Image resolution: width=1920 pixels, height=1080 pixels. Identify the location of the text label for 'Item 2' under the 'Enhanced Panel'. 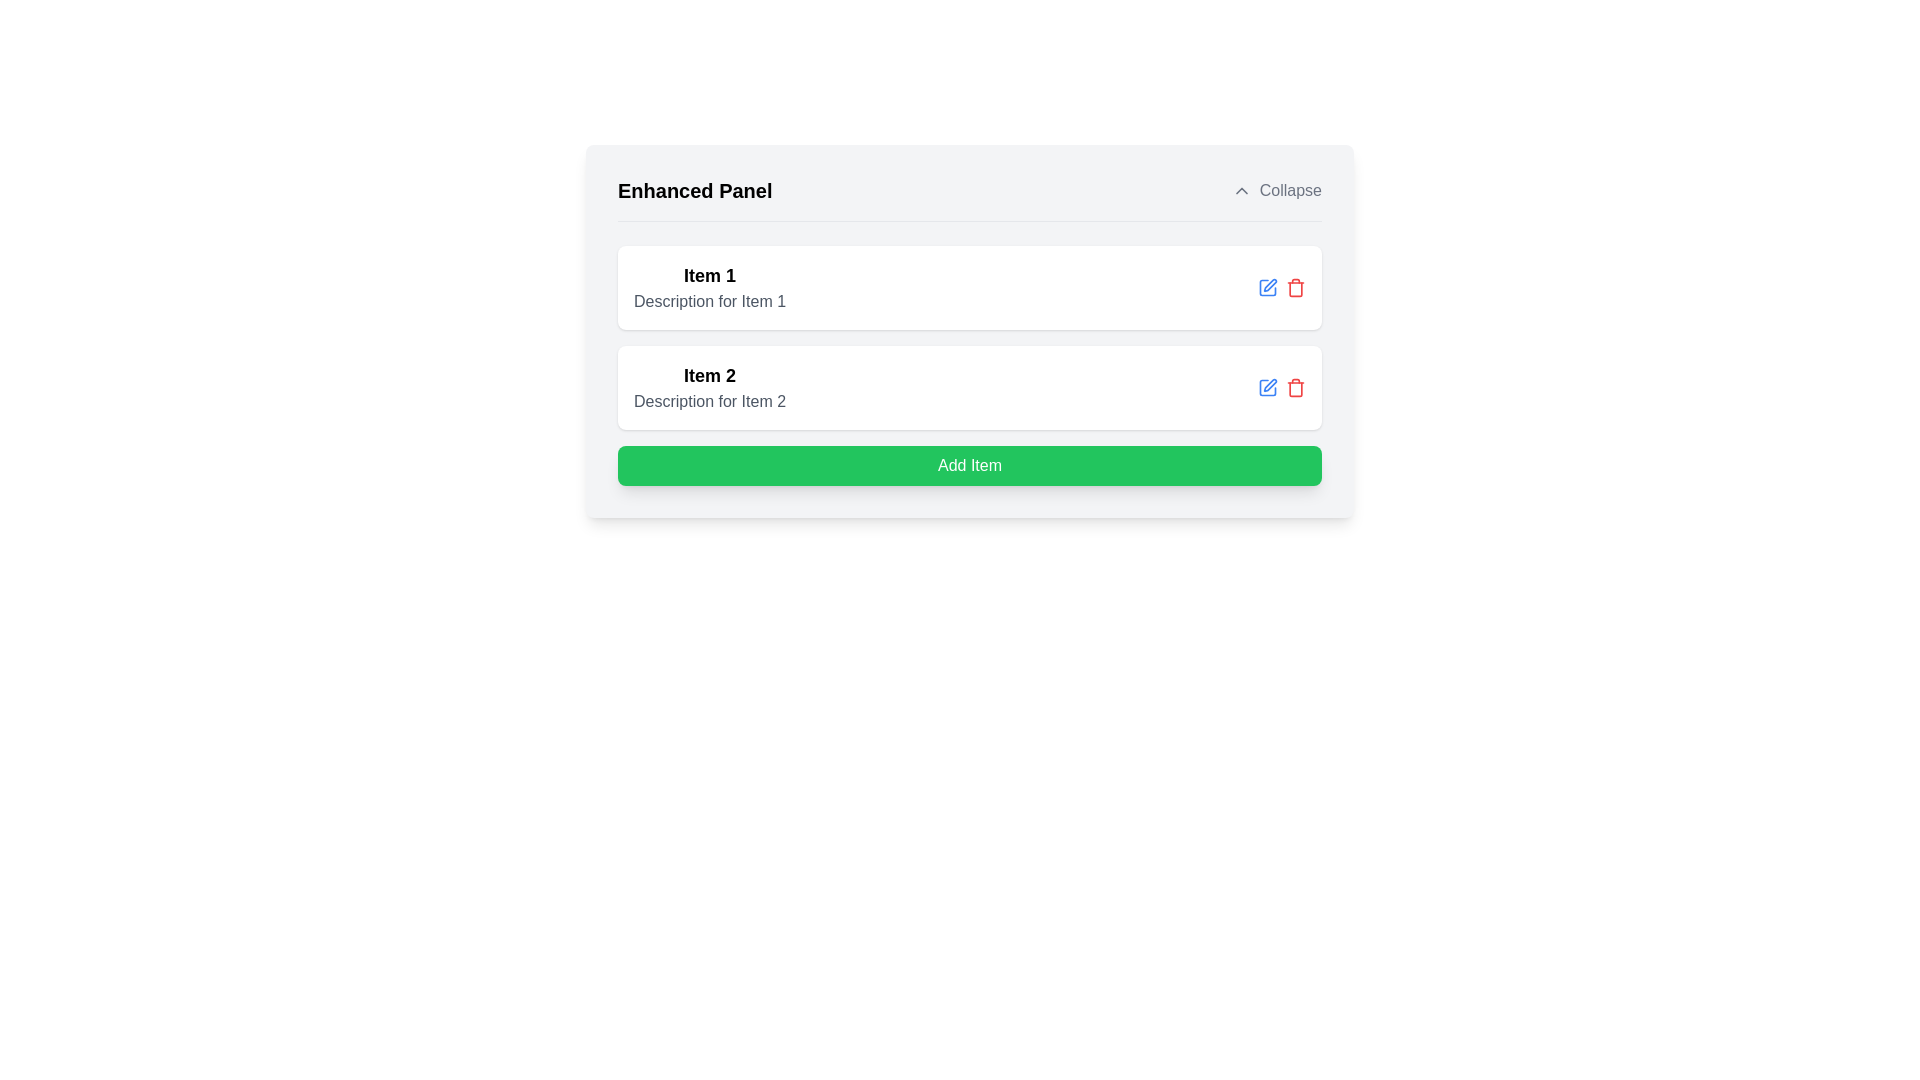
(710, 375).